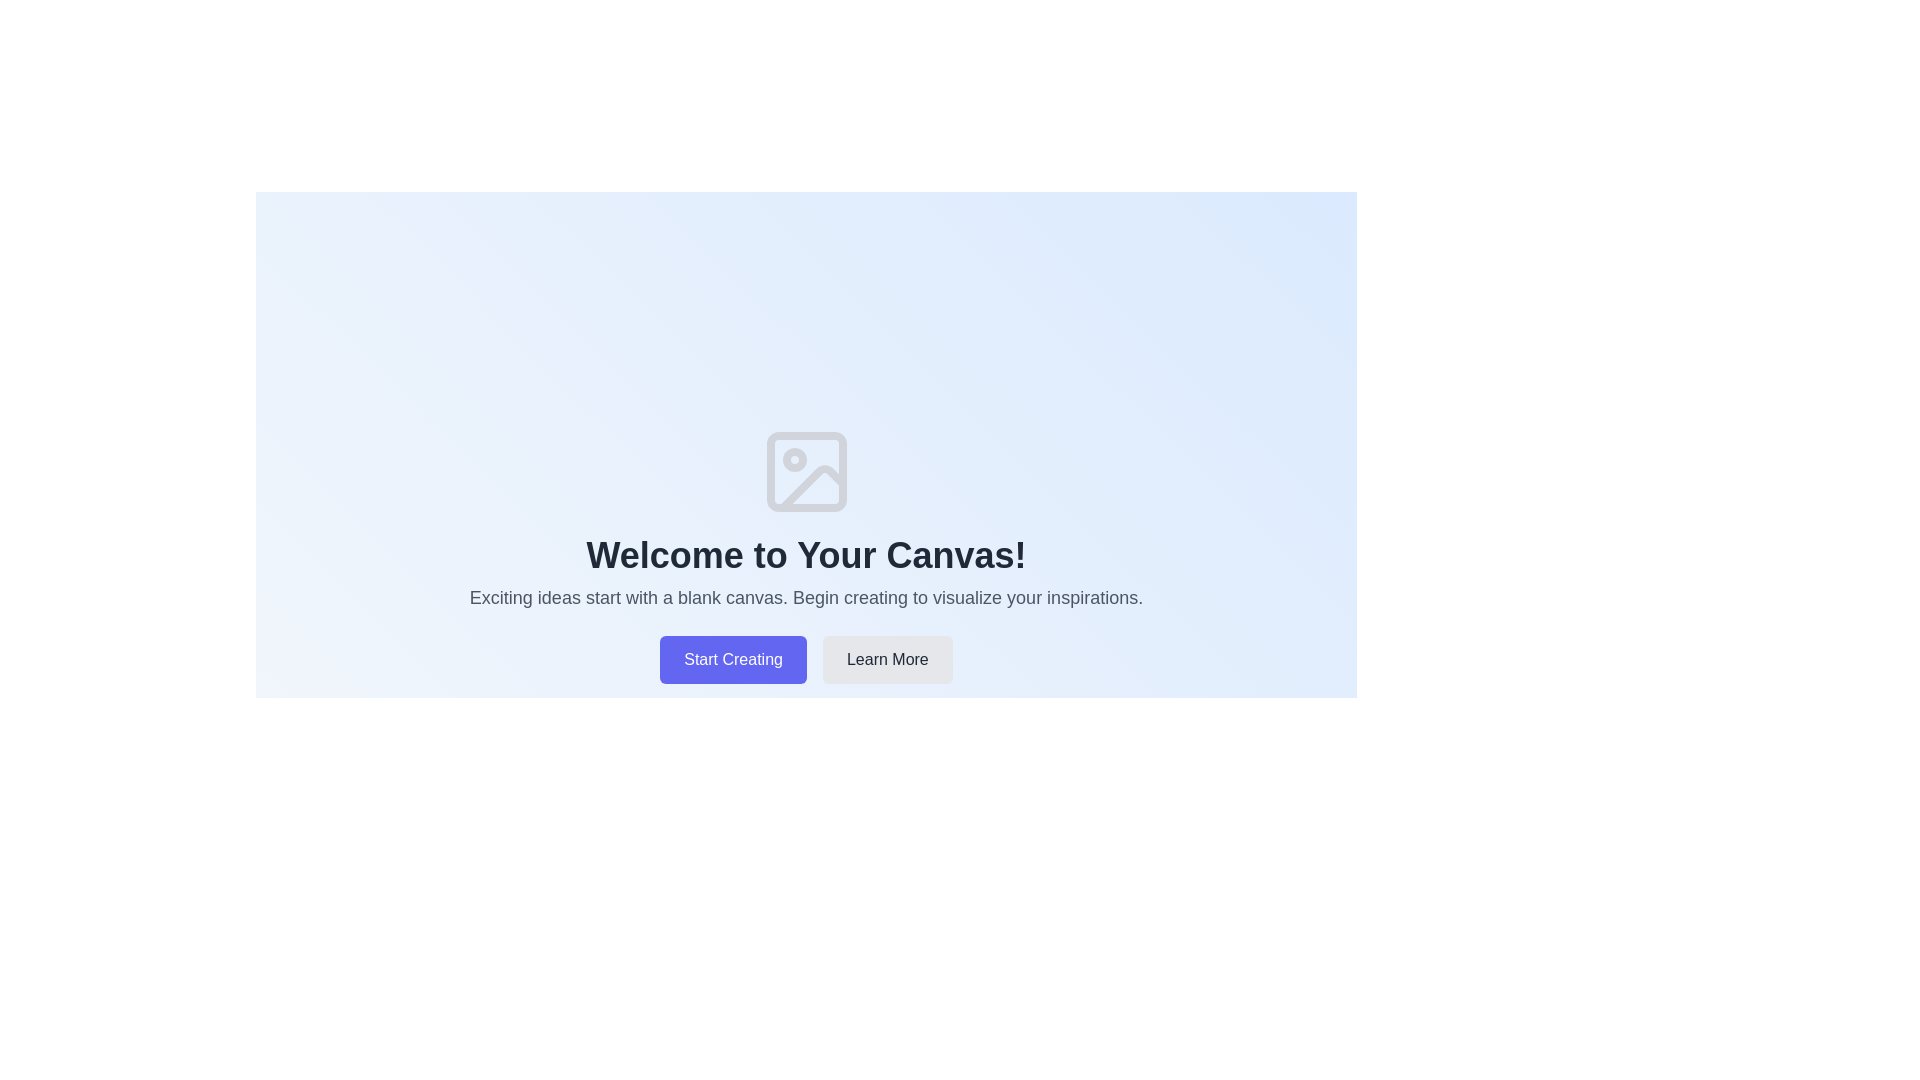 Image resolution: width=1920 pixels, height=1080 pixels. What do you see at coordinates (886, 659) in the screenshot?
I see `the 'Learn More' button, which is a rectangular button with a light gray background and black text, located at the bottom center of the page` at bounding box center [886, 659].